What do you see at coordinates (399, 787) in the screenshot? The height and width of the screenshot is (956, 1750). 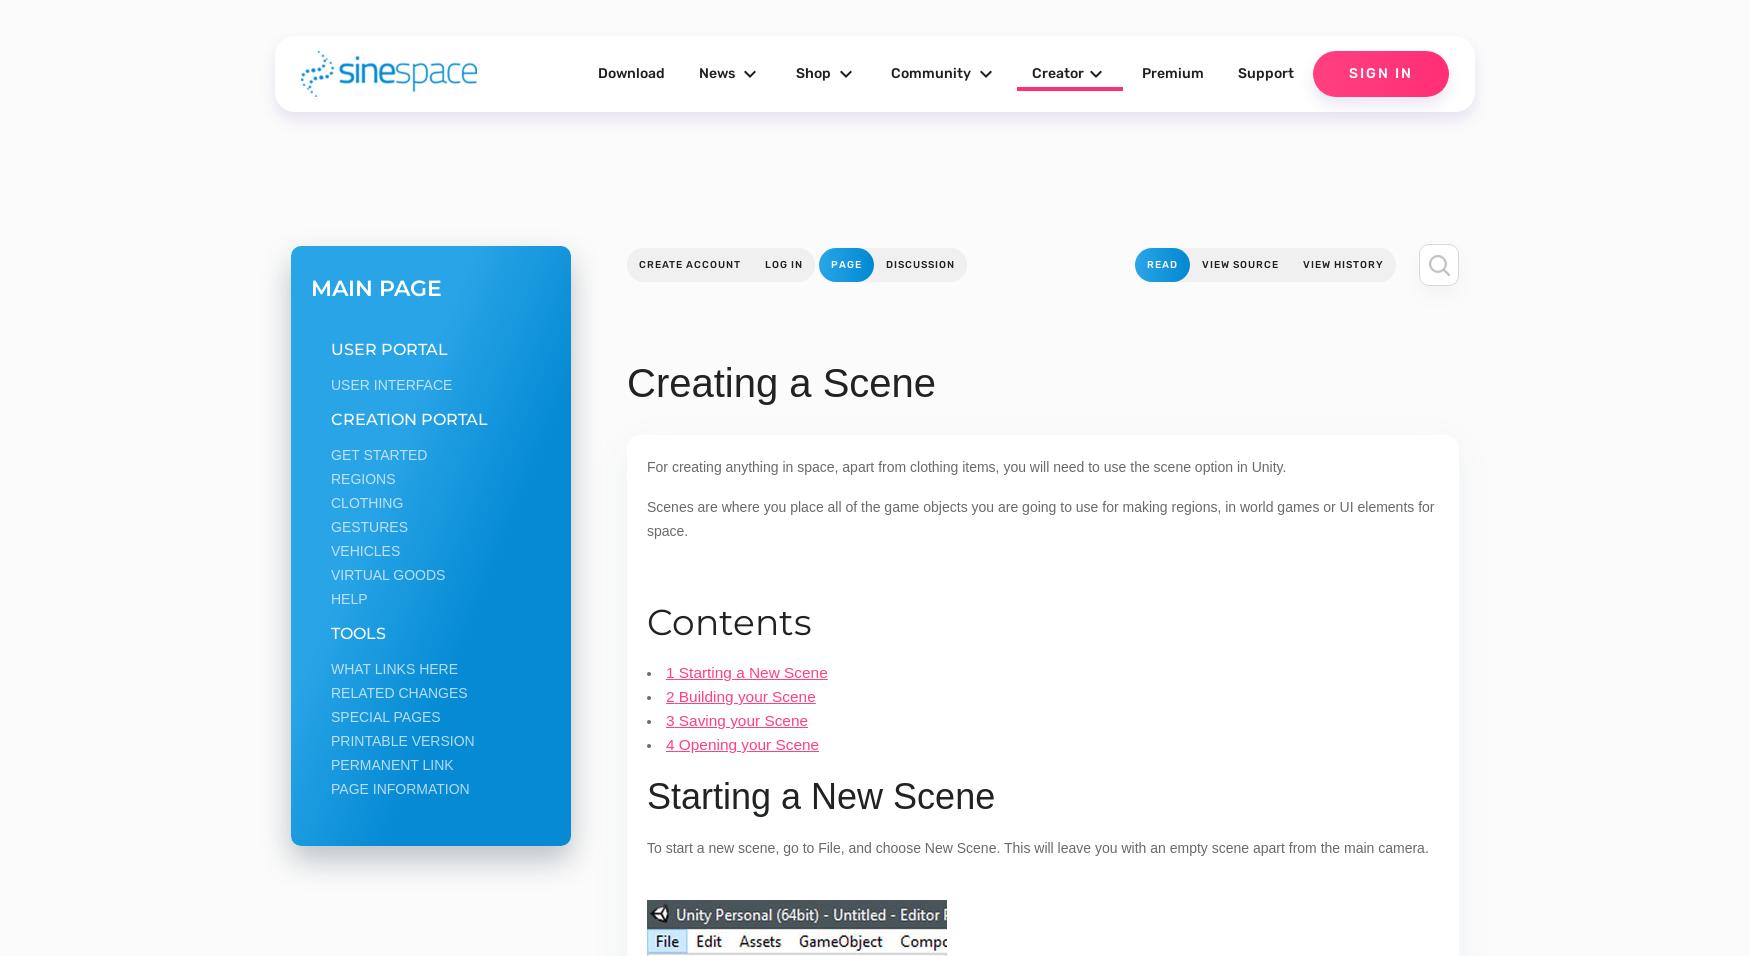 I see `'Page information'` at bounding box center [399, 787].